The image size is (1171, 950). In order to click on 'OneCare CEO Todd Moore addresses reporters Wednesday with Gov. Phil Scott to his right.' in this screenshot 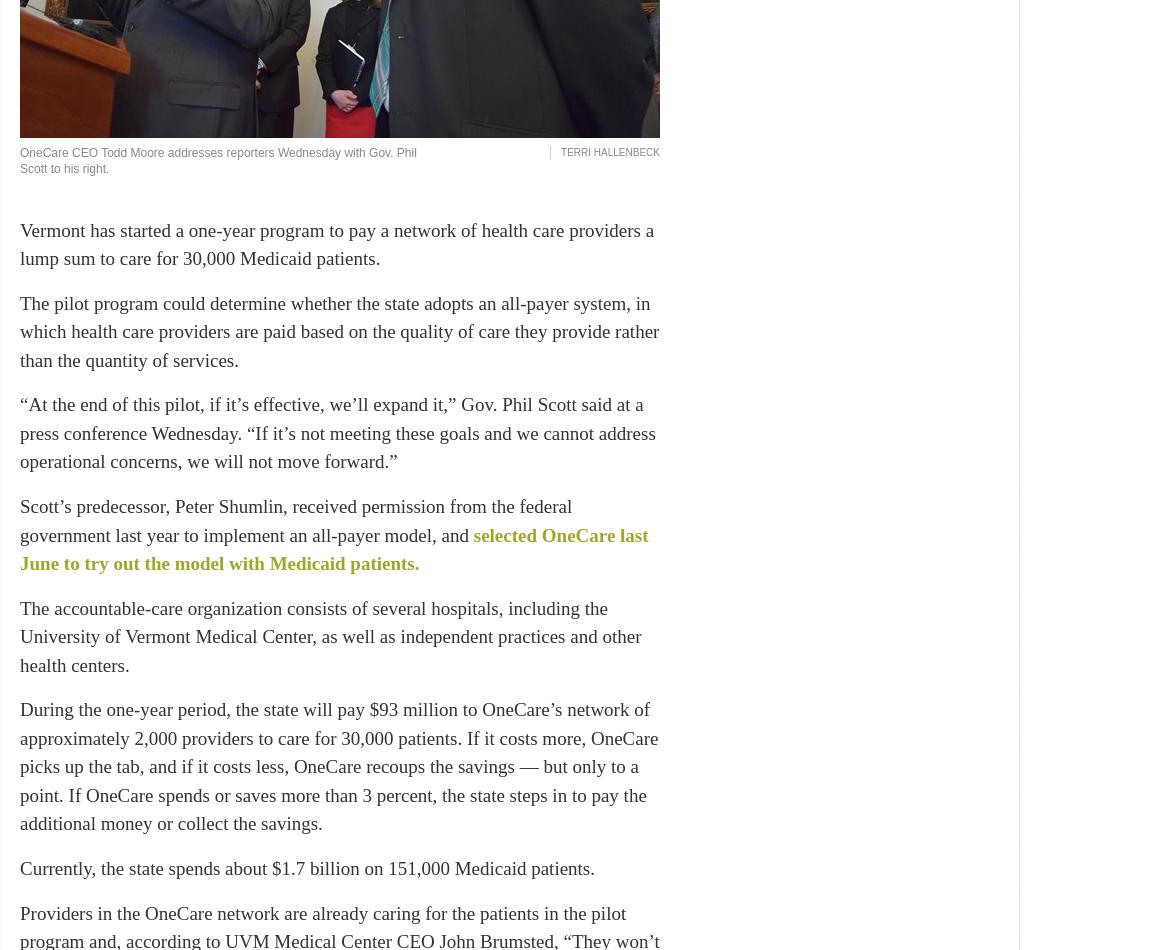, I will do `click(217, 161)`.